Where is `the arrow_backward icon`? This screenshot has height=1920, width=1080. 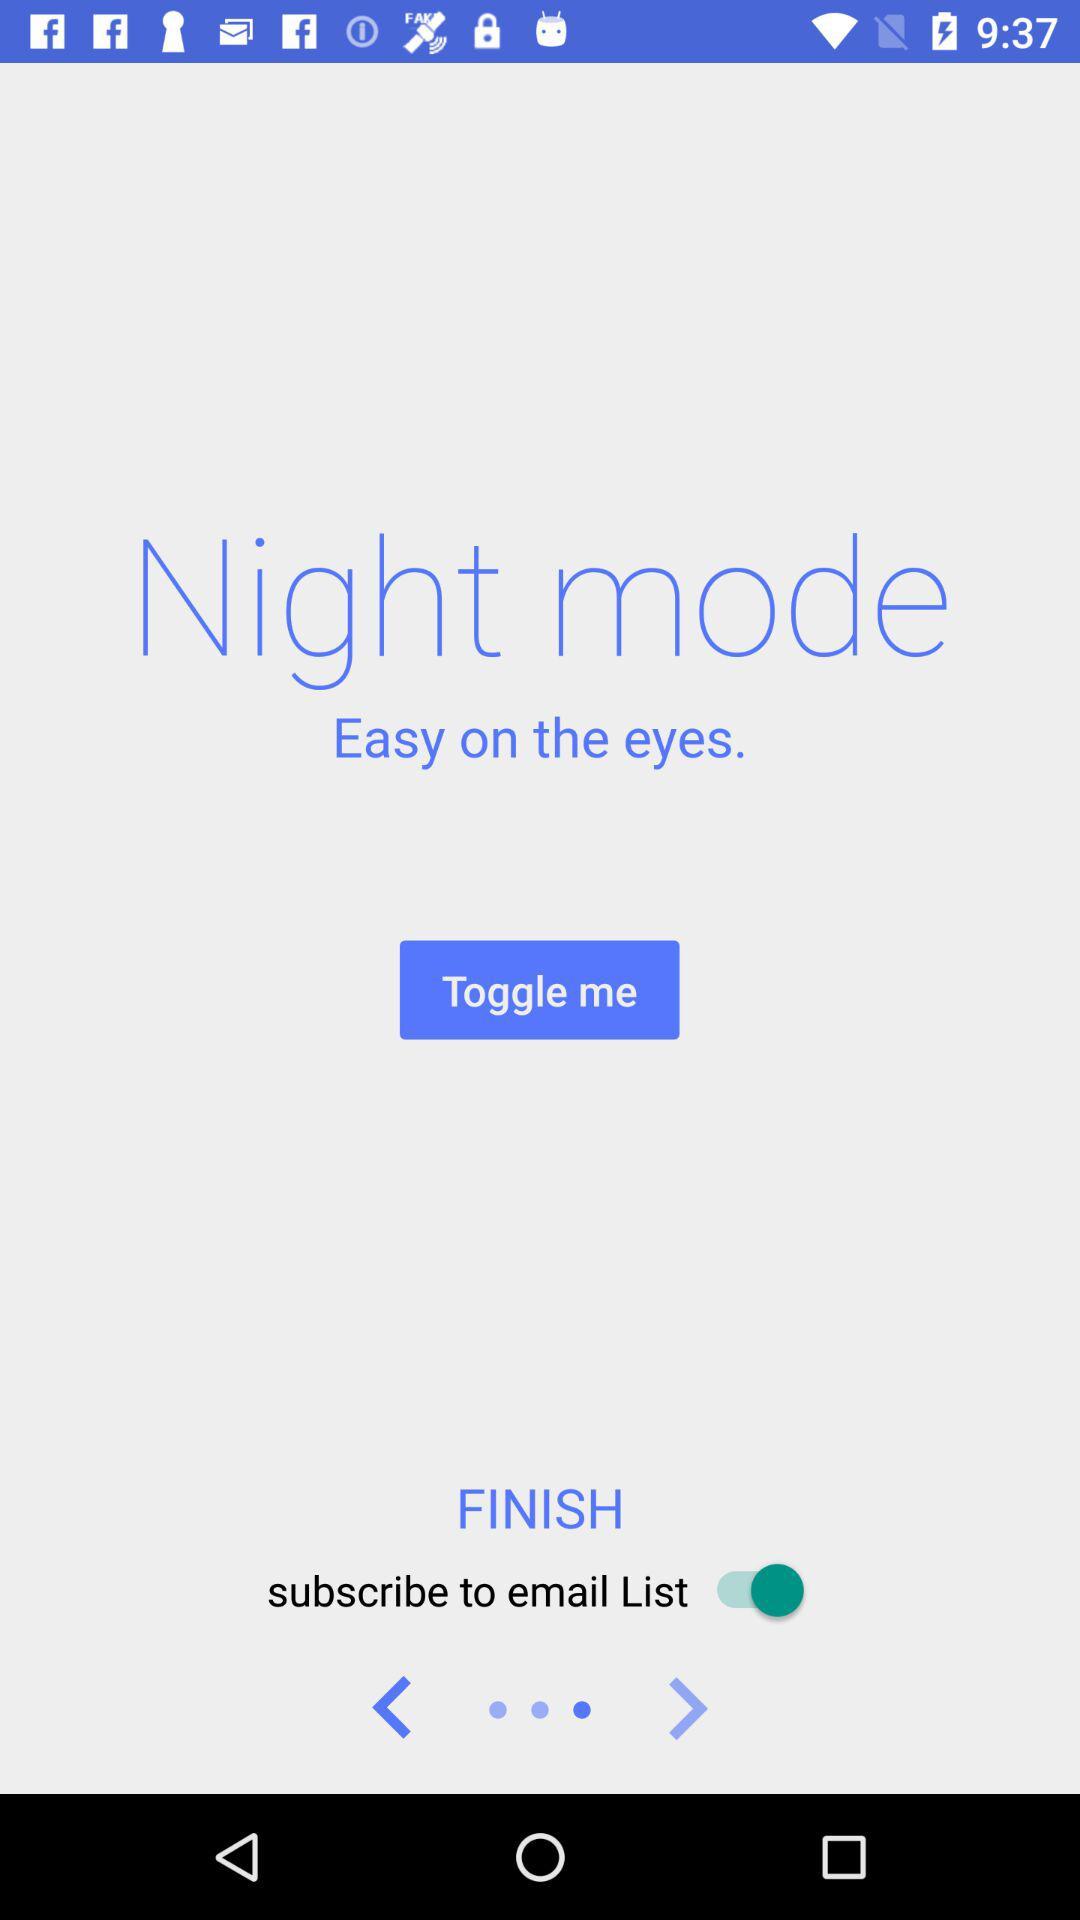
the arrow_backward icon is located at coordinates (393, 1708).